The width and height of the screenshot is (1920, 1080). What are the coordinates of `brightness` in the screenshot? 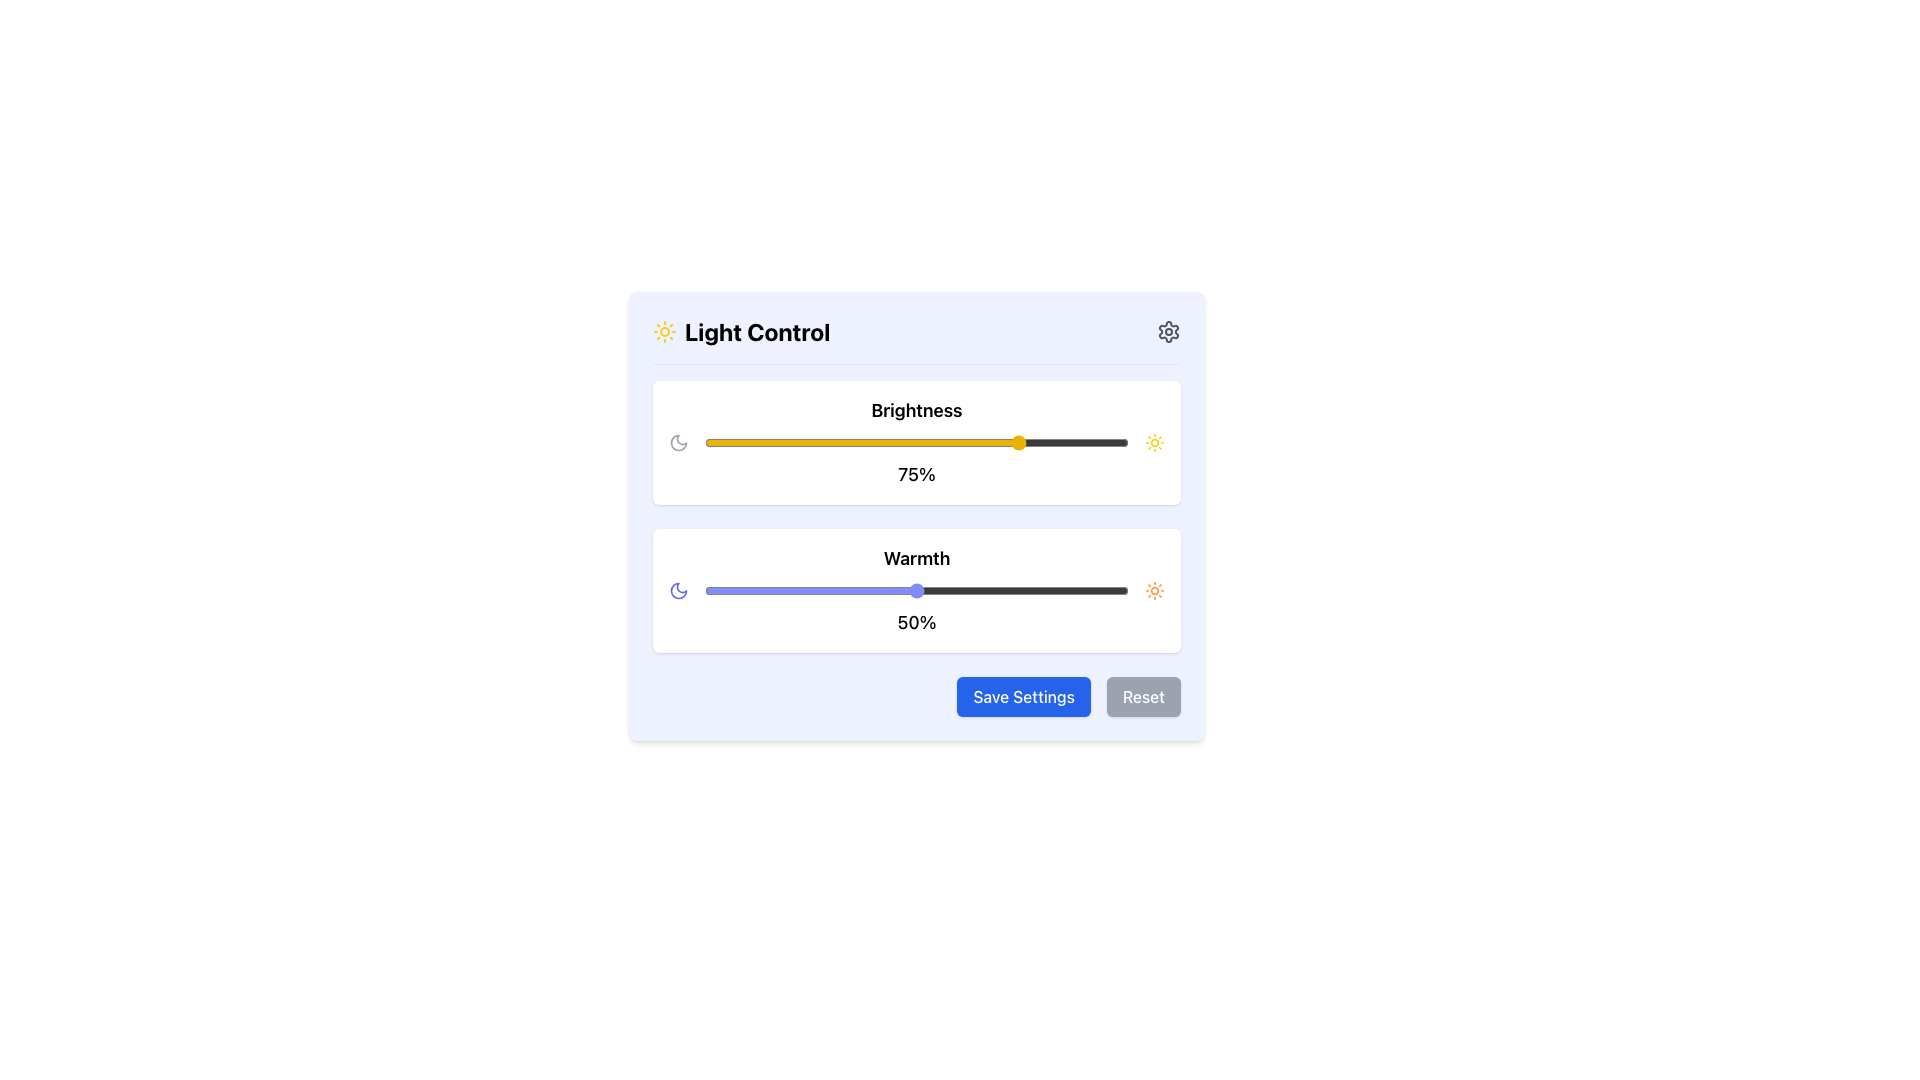 It's located at (954, 442).